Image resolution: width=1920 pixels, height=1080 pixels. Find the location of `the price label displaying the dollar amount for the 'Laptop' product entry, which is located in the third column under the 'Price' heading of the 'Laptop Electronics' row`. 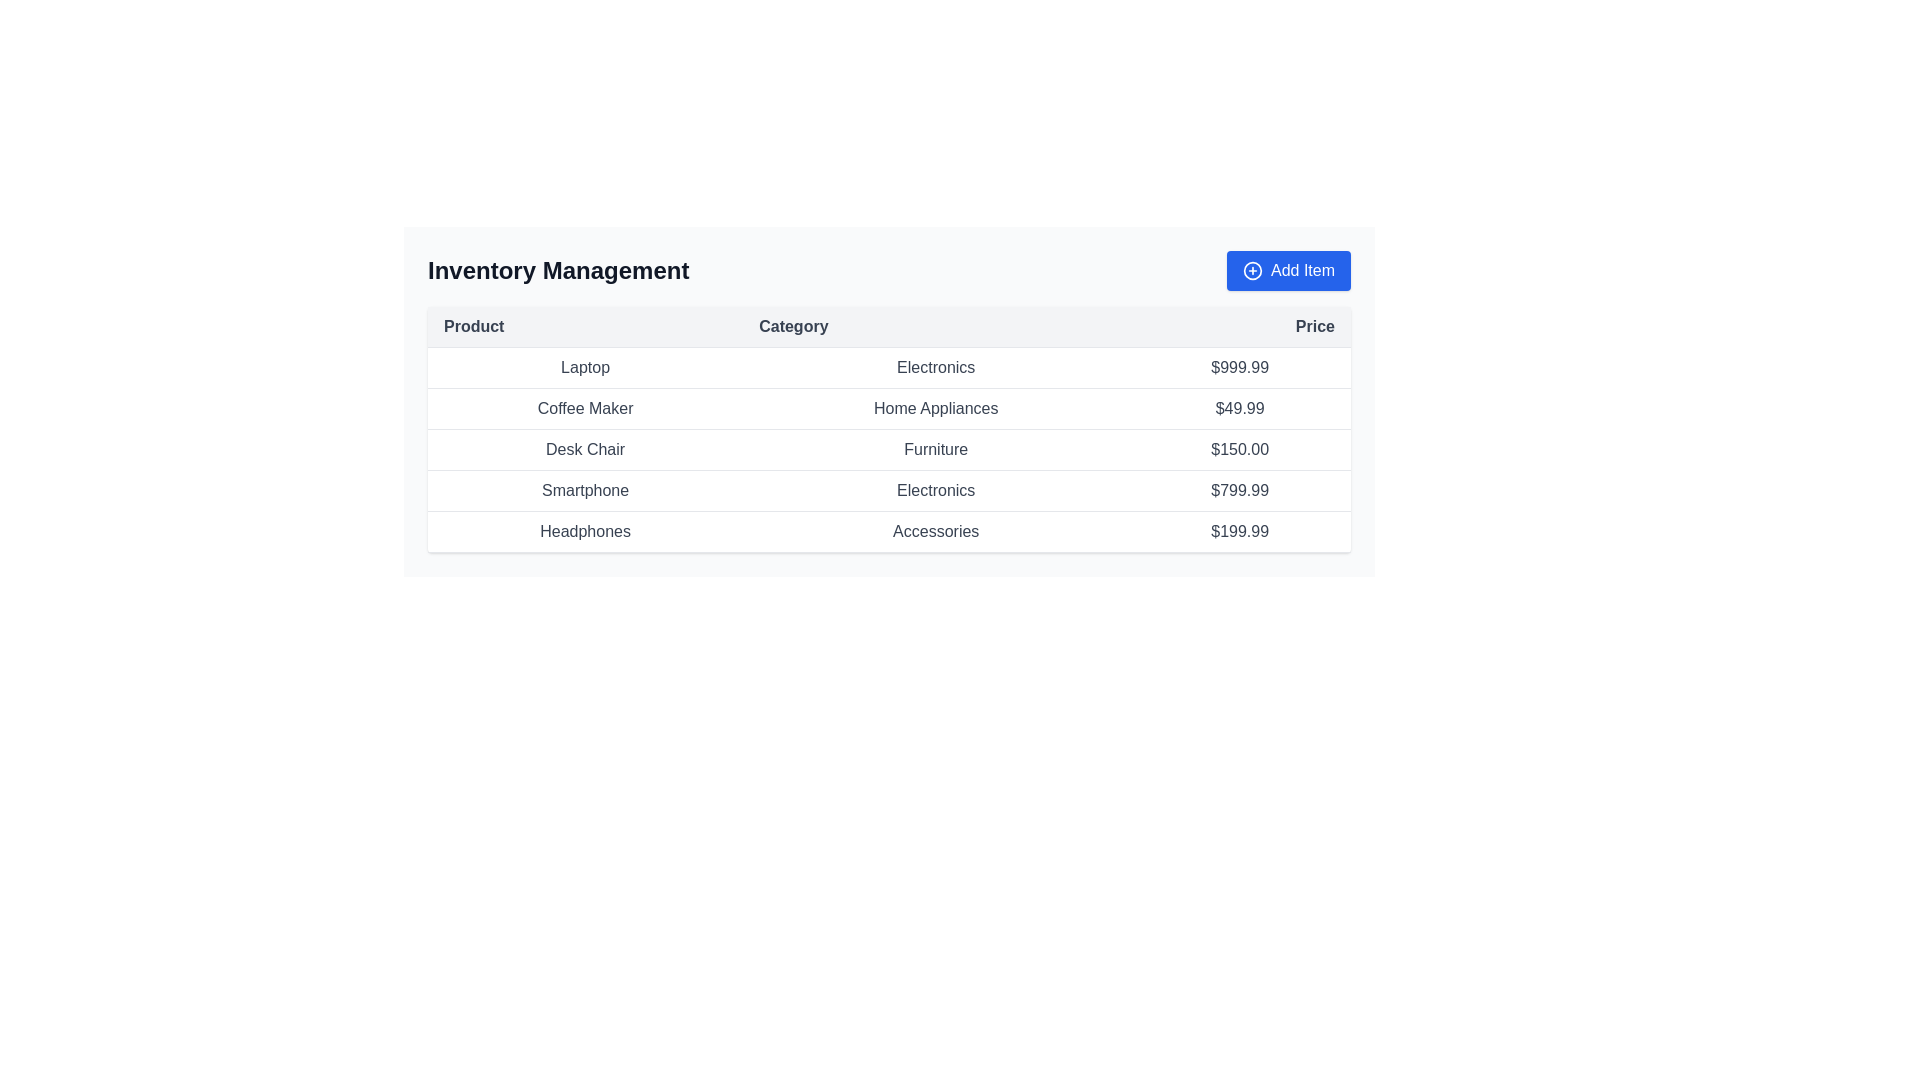

the price label displaying the dollar amount for the 'Laptop' product entry, which is located in the third column under the 'Price' heading of the 'Laptop Electronics' row is located at coordinates (1239, 367).